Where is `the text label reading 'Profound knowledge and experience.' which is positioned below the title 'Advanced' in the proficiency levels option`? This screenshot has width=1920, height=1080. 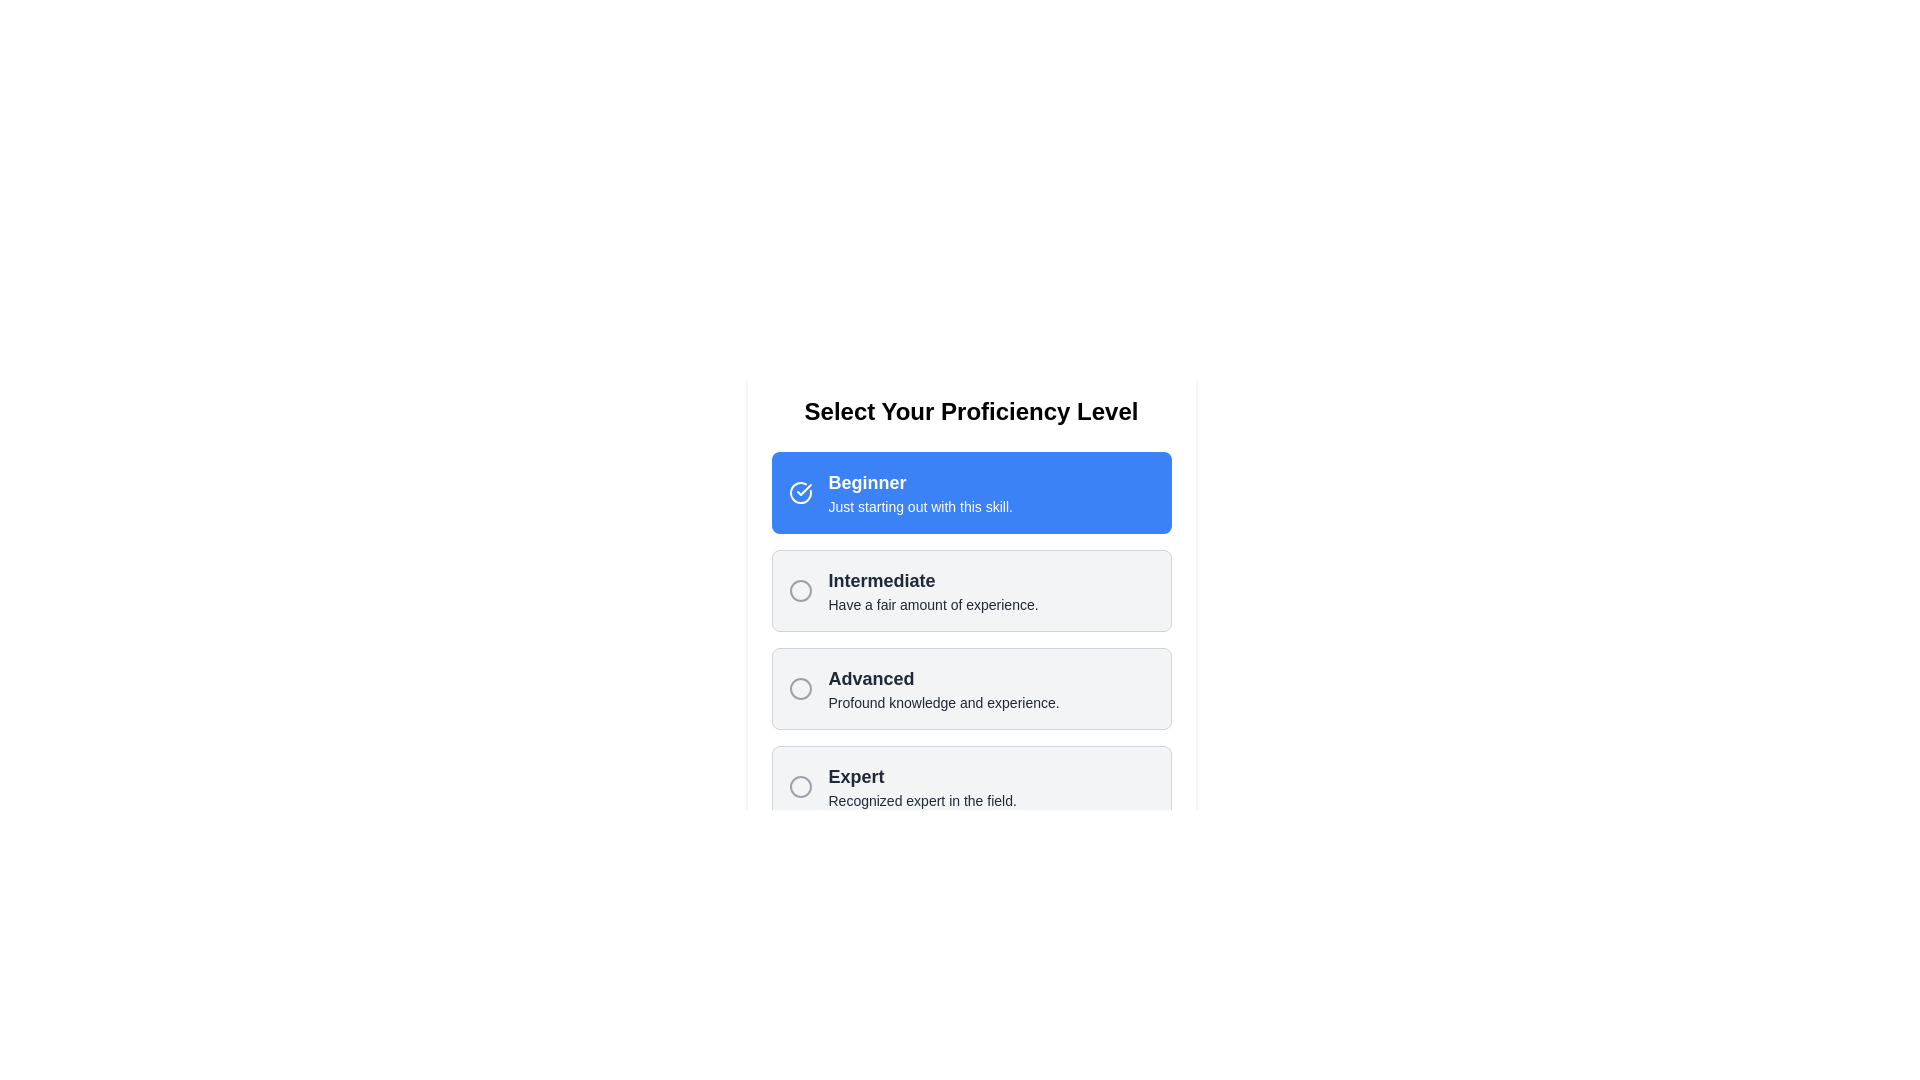 the text label reading 'Profound knowledge and experience.' which is positioned below the title 'Advanced' in the proficiency levels option is located at coordinates (943, 701).